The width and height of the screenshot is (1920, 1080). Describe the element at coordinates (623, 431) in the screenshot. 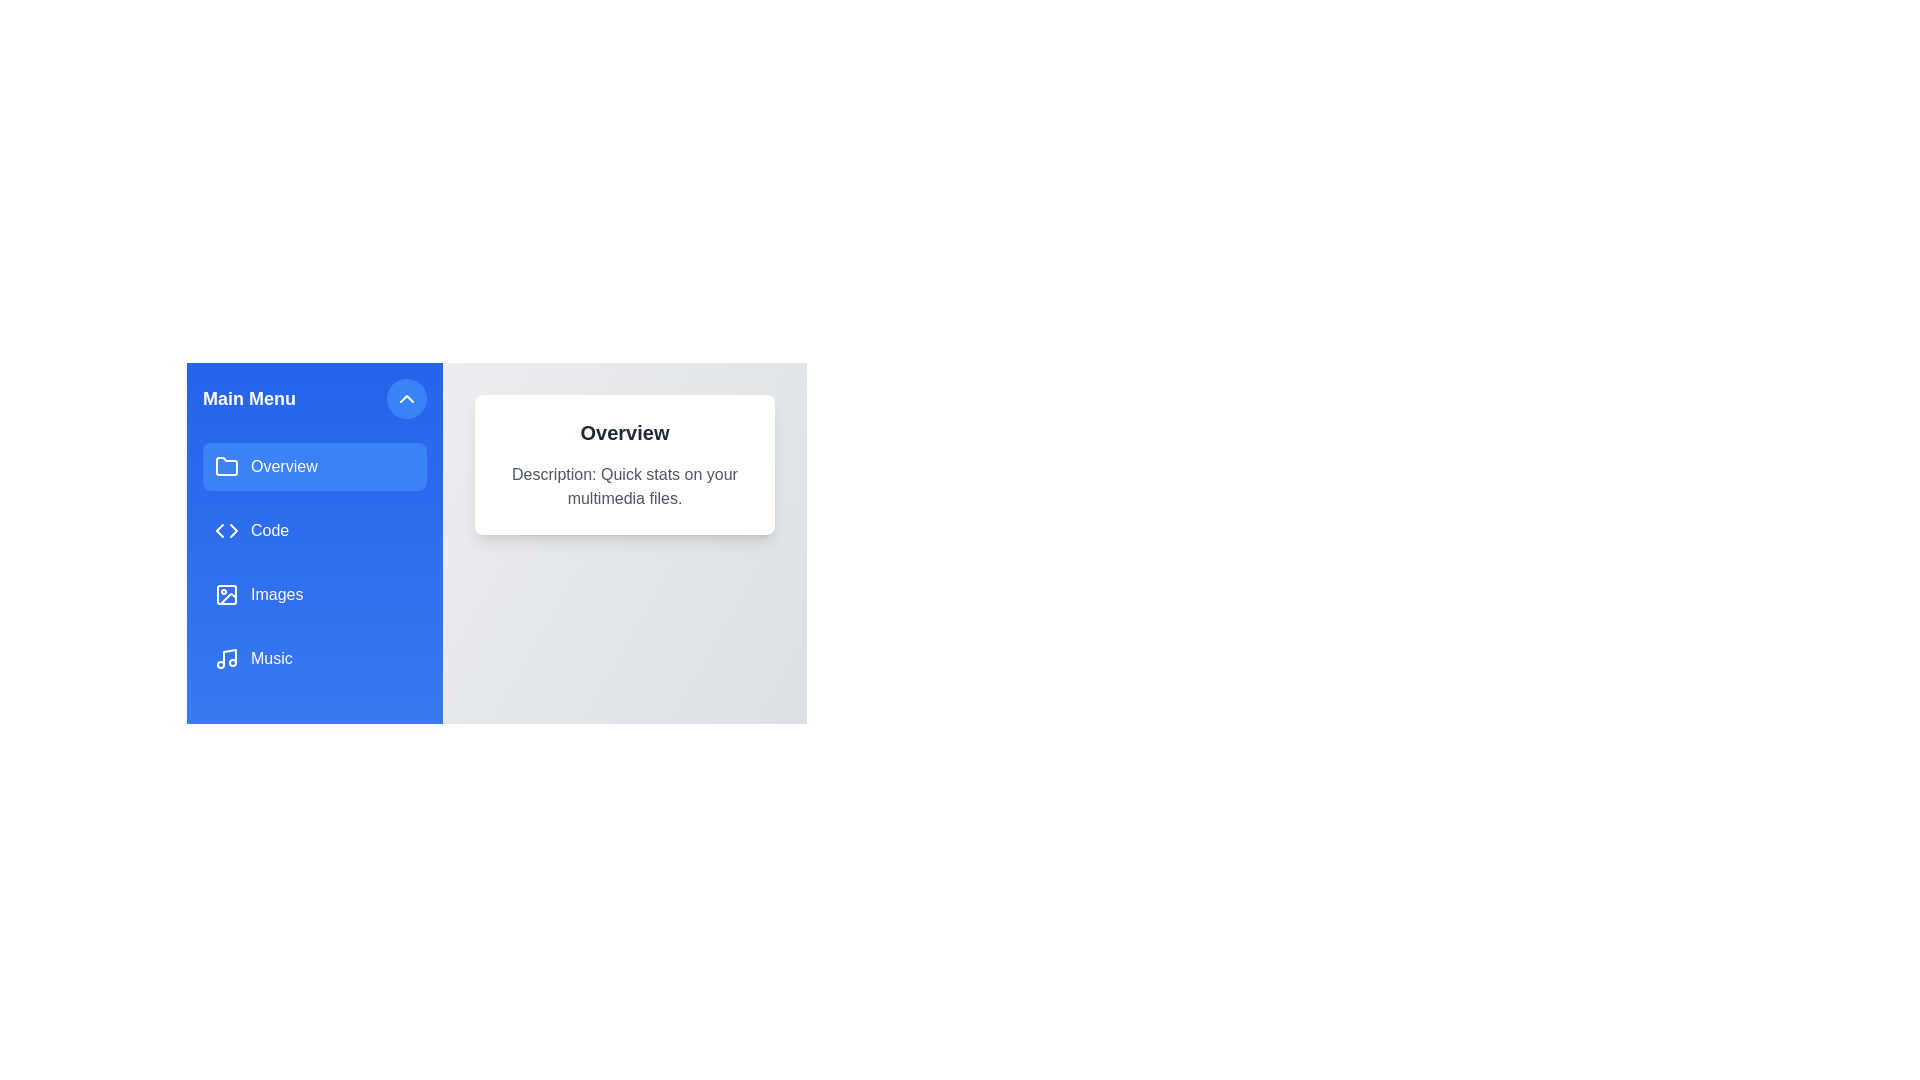

I see `the bold heading text labeled 'Overview' which is displayed in dark gray on a light background, located at the upper position of a white card with rounded corners` at that location.